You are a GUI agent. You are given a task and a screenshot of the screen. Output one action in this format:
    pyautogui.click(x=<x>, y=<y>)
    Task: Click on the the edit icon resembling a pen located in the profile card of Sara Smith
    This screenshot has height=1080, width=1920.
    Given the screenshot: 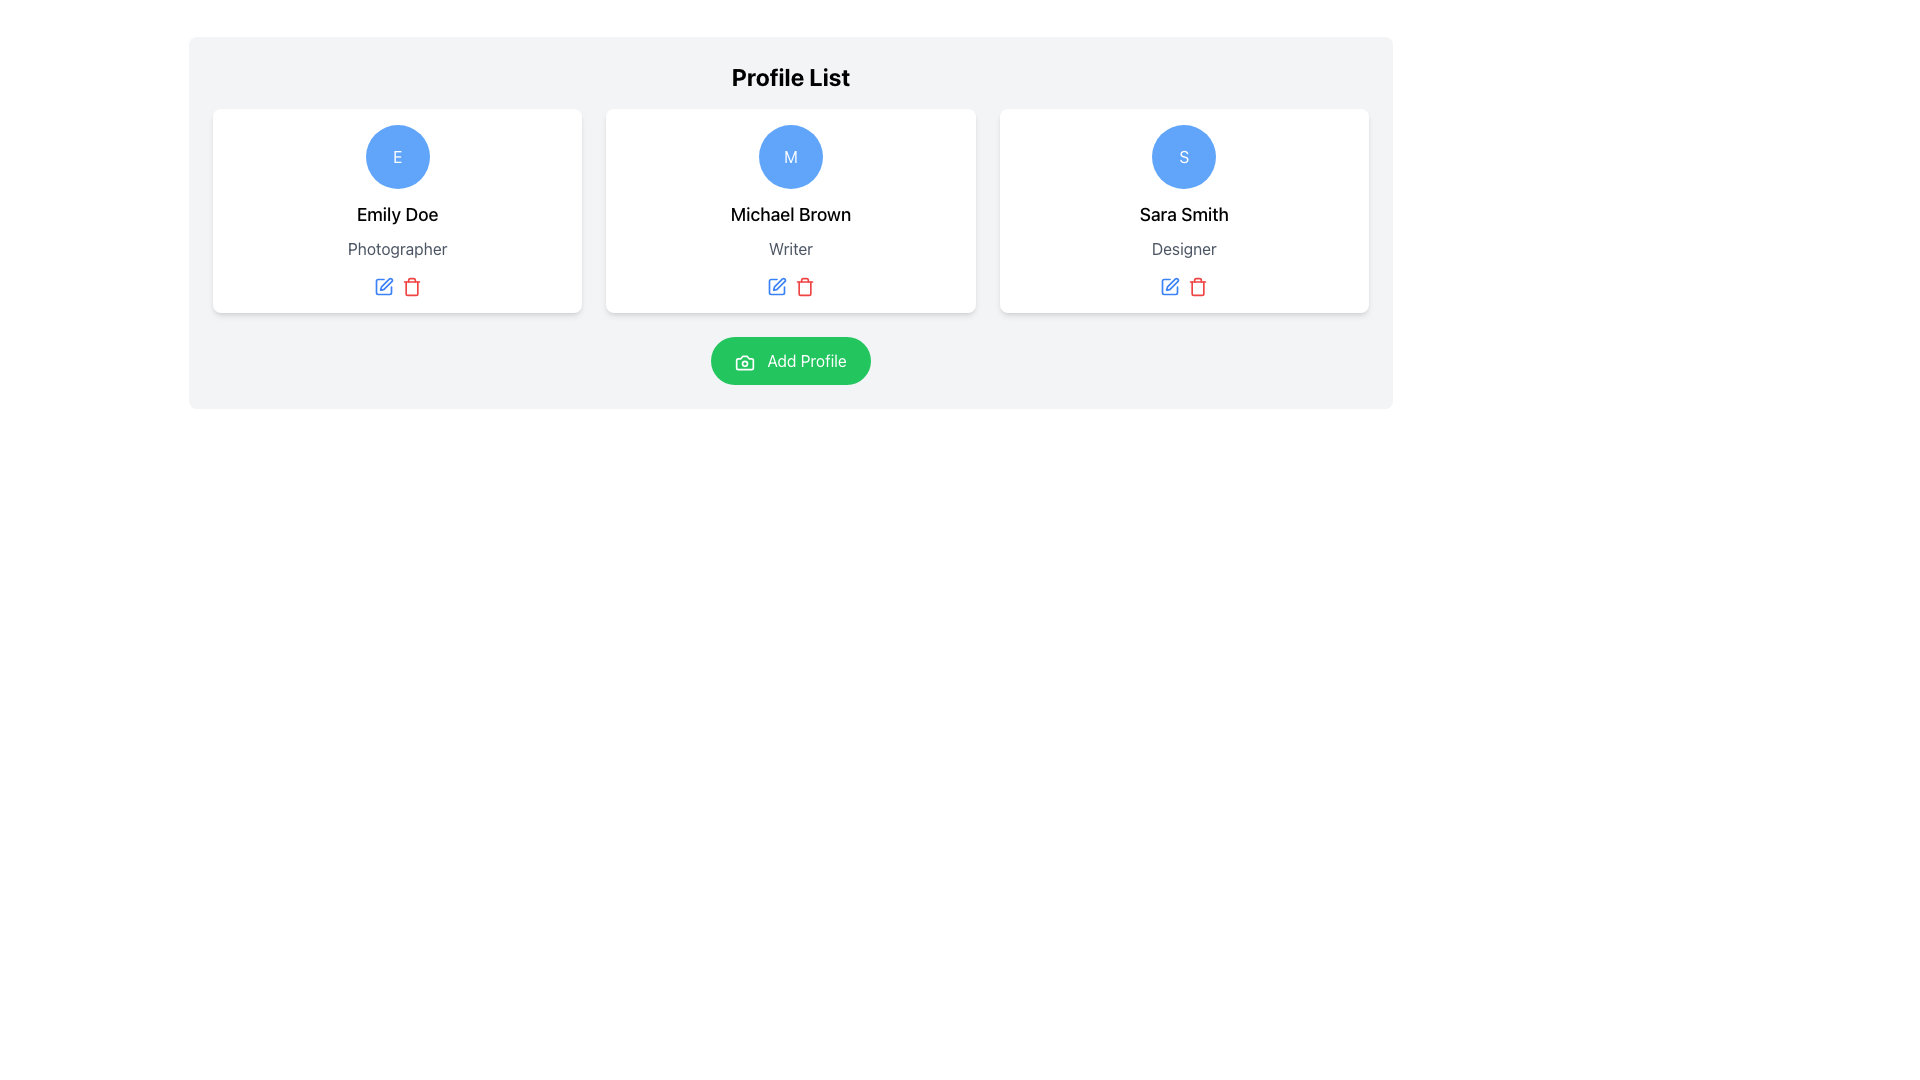 What is the action you would take?
    pyautogui.click(x=1172, y=284)
    